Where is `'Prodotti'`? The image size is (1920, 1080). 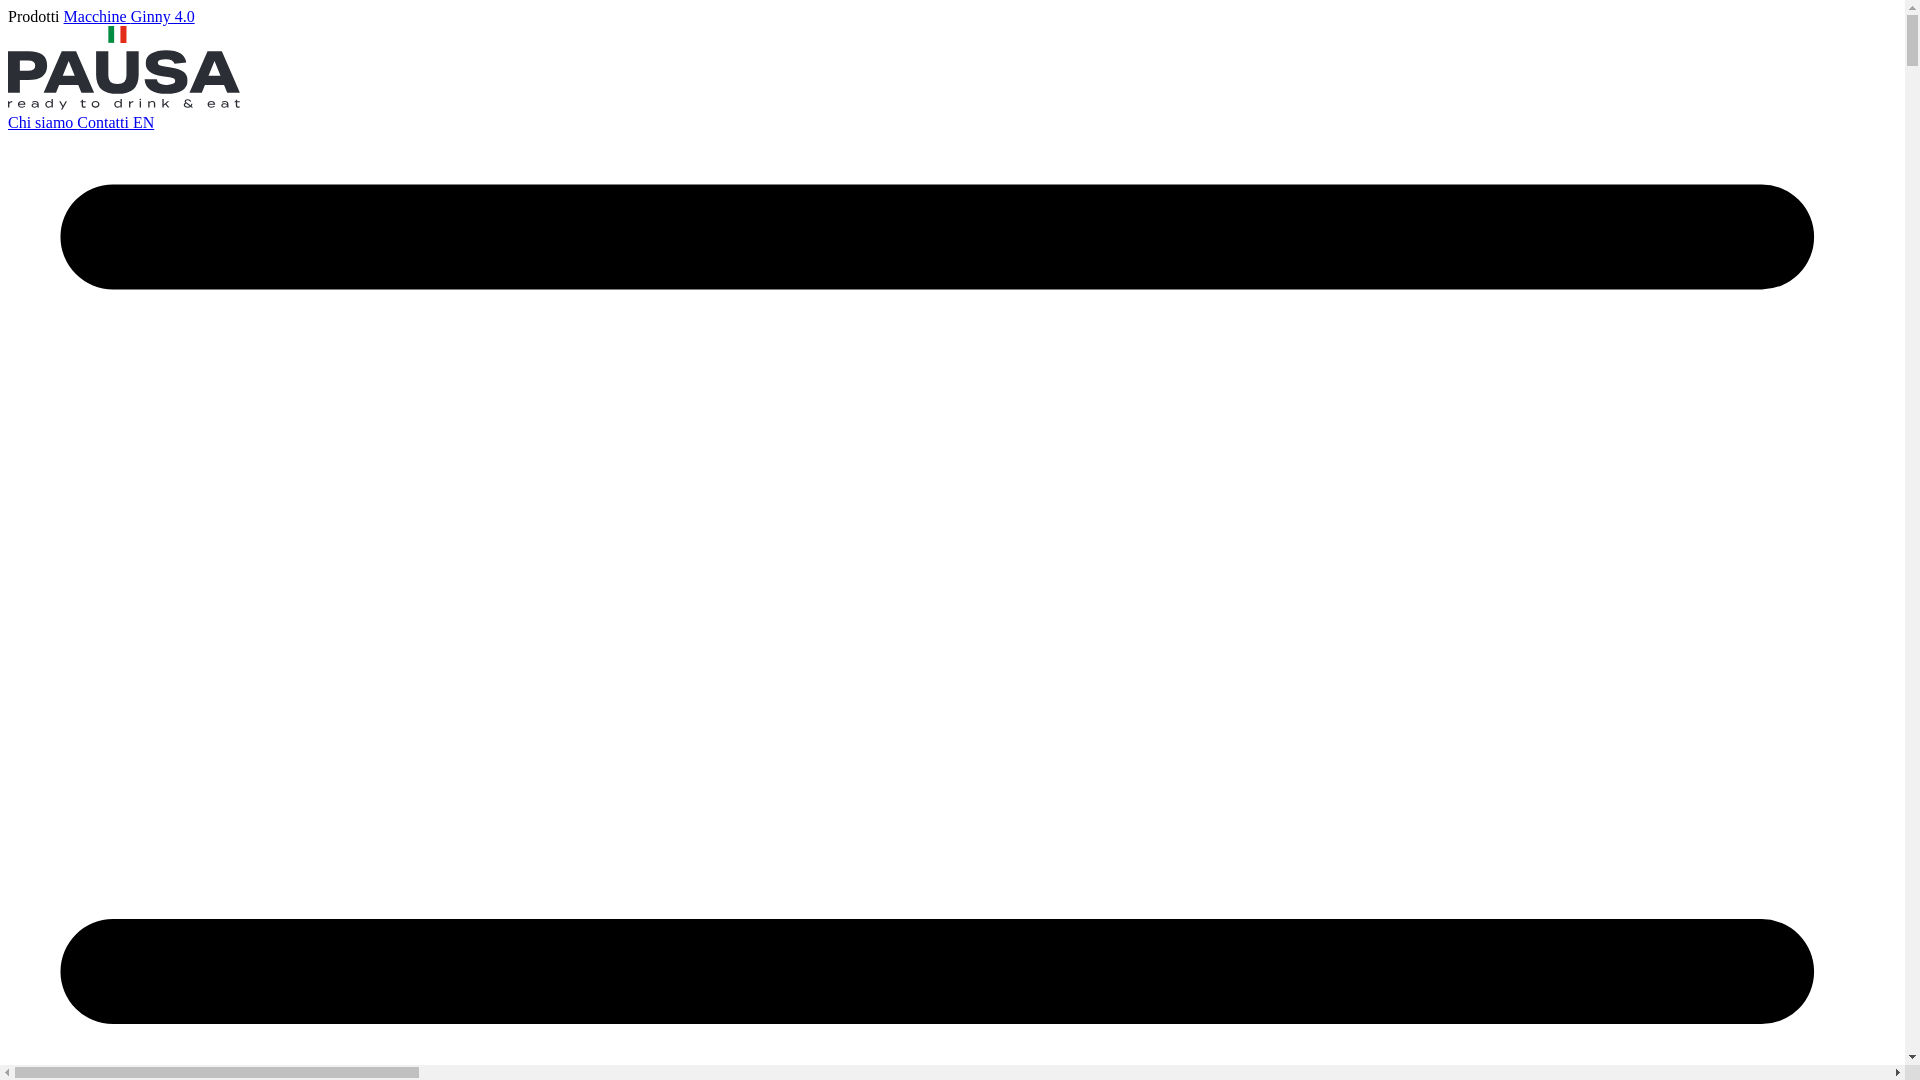
'Prodotti' is located at coordinates (35, 16).